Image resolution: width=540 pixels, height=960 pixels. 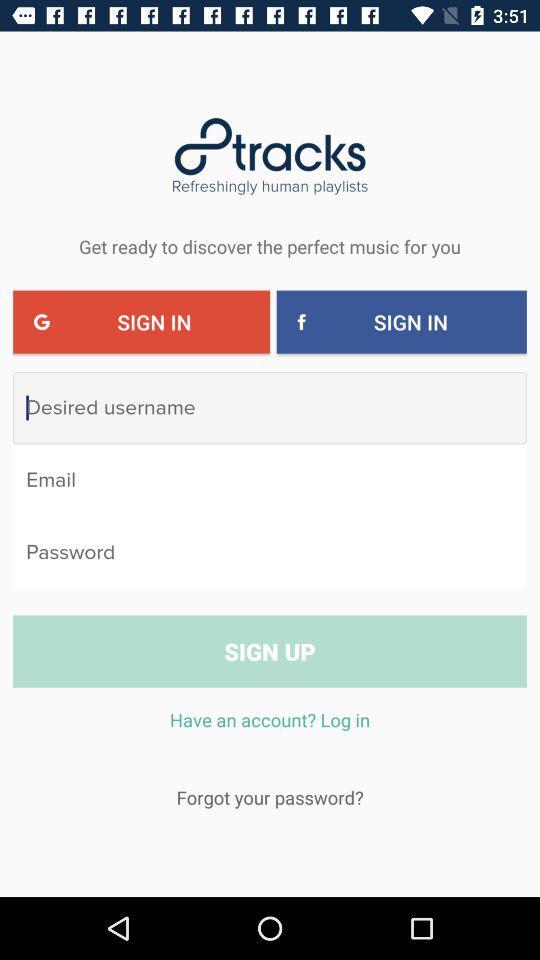 What do you see at coordinates (270, 797) in the screenshot?
I see `the forgot your password? item` at bounding box center [270, 797].